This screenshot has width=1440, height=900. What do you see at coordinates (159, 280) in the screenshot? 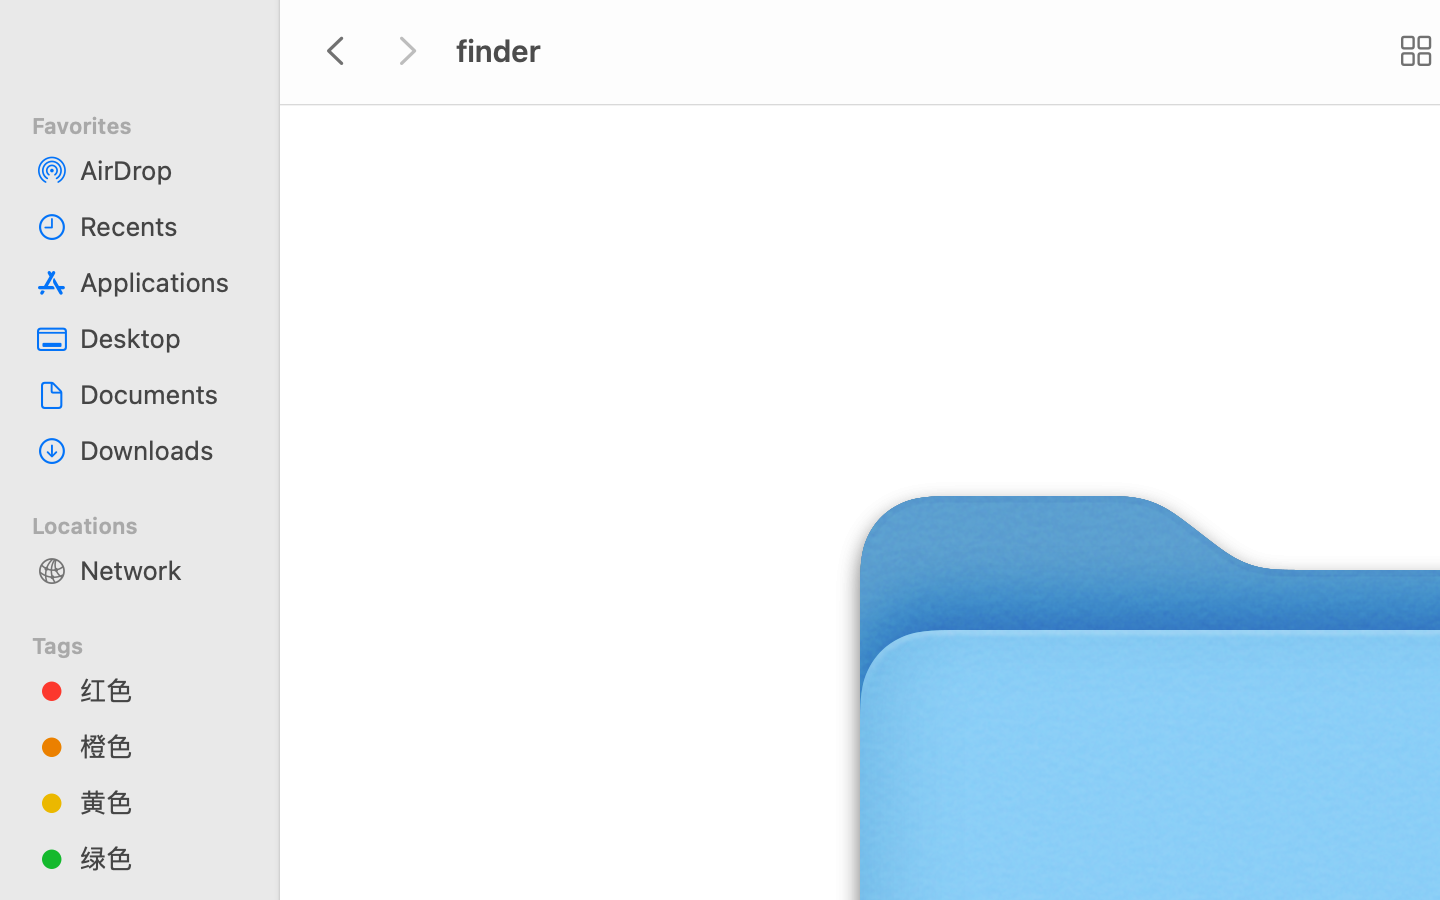
I see `'Applications'` at bounding box center [159, 280].